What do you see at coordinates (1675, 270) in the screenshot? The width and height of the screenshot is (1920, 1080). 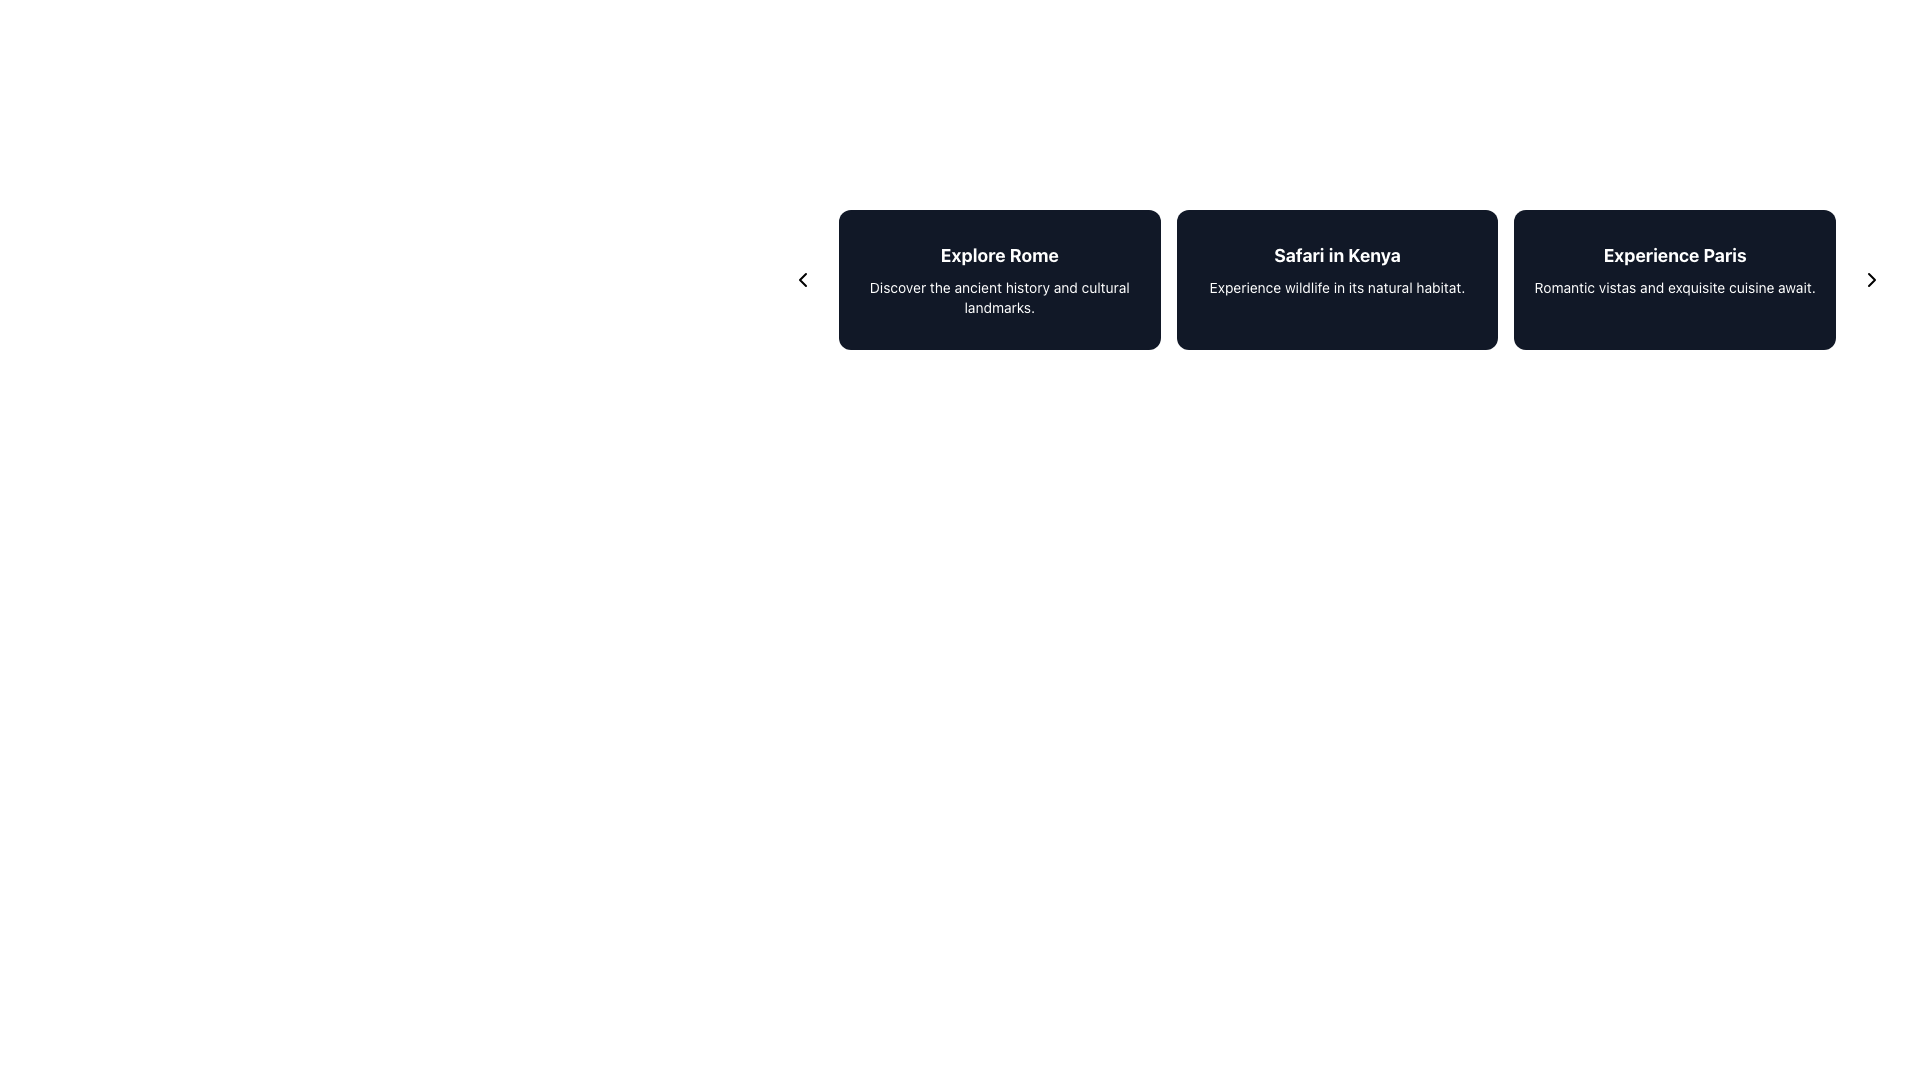 I see `descriptive text block about Paris located in the rightmost card of the interactive card layout, positioned next to the 'Safari in Kenya' card` at bounding box center [1675, 270].